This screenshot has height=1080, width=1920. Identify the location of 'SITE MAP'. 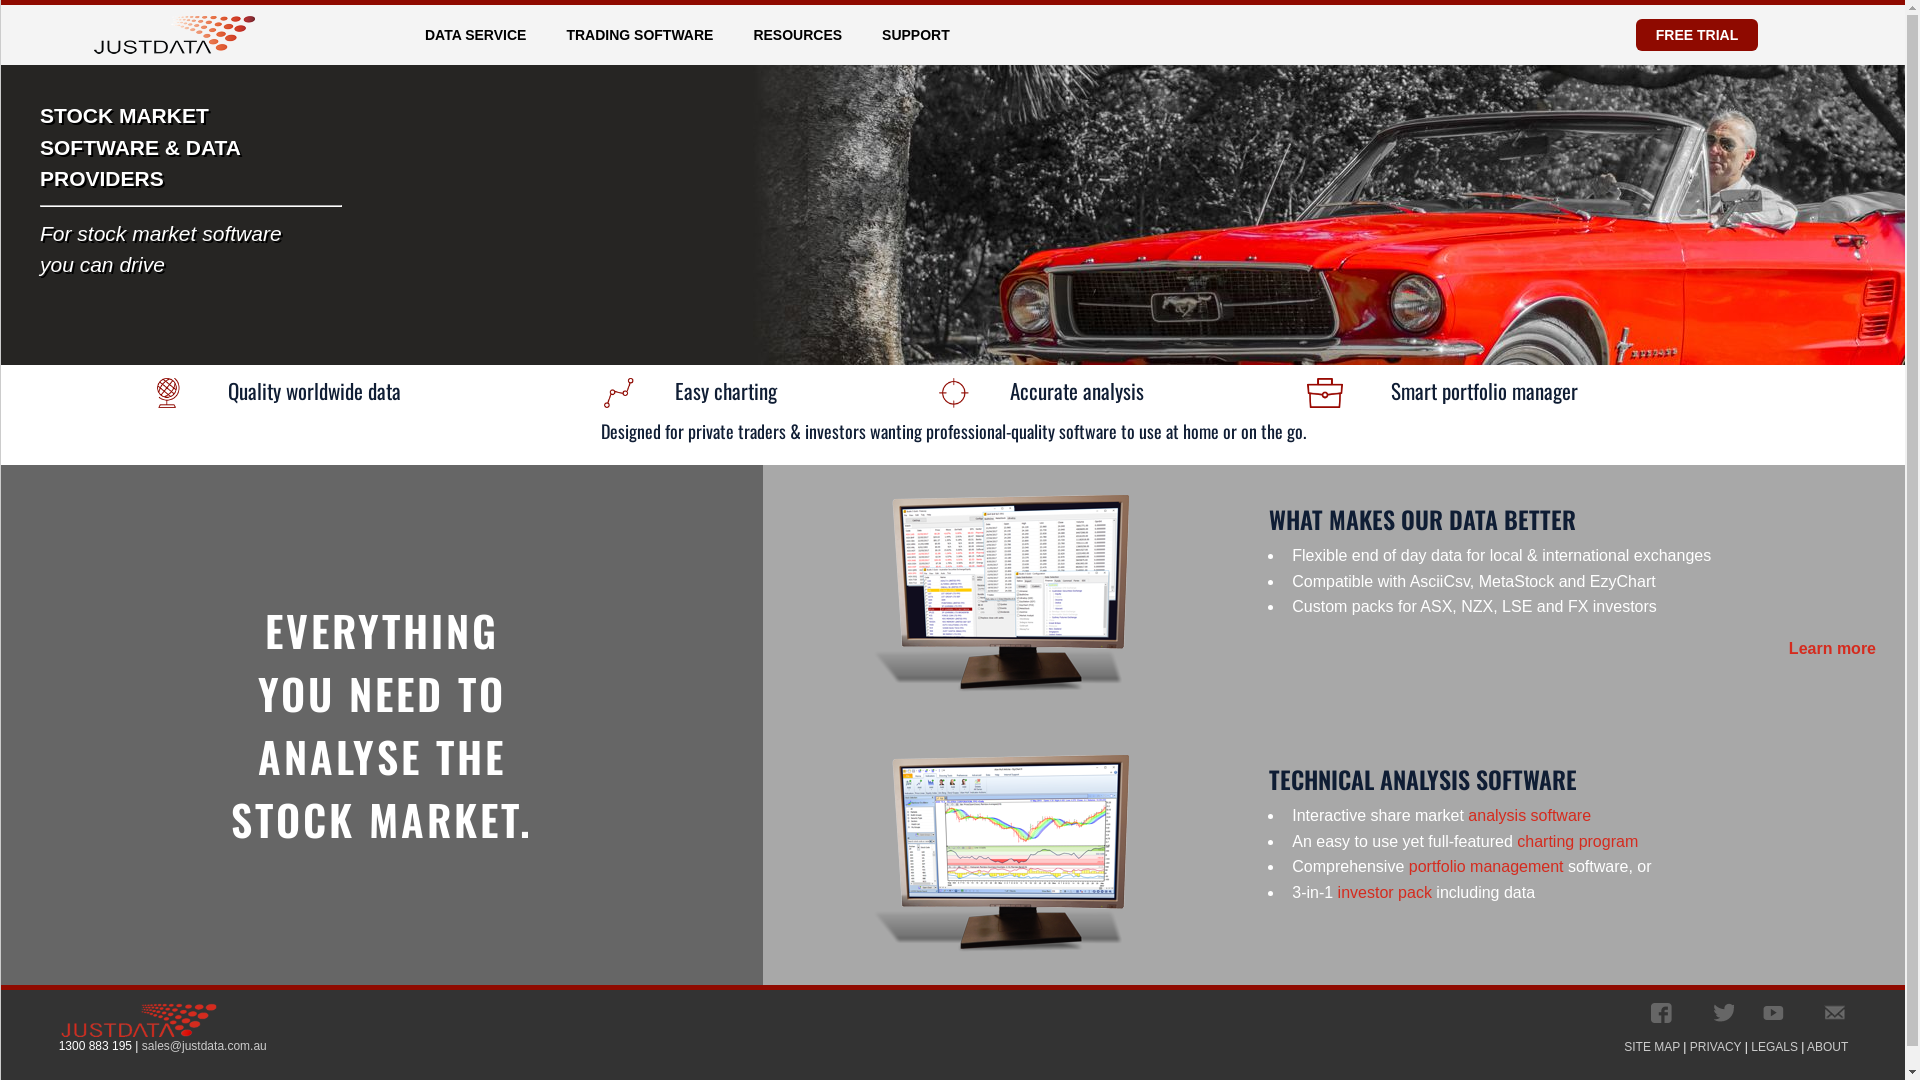
(1651, 1045).